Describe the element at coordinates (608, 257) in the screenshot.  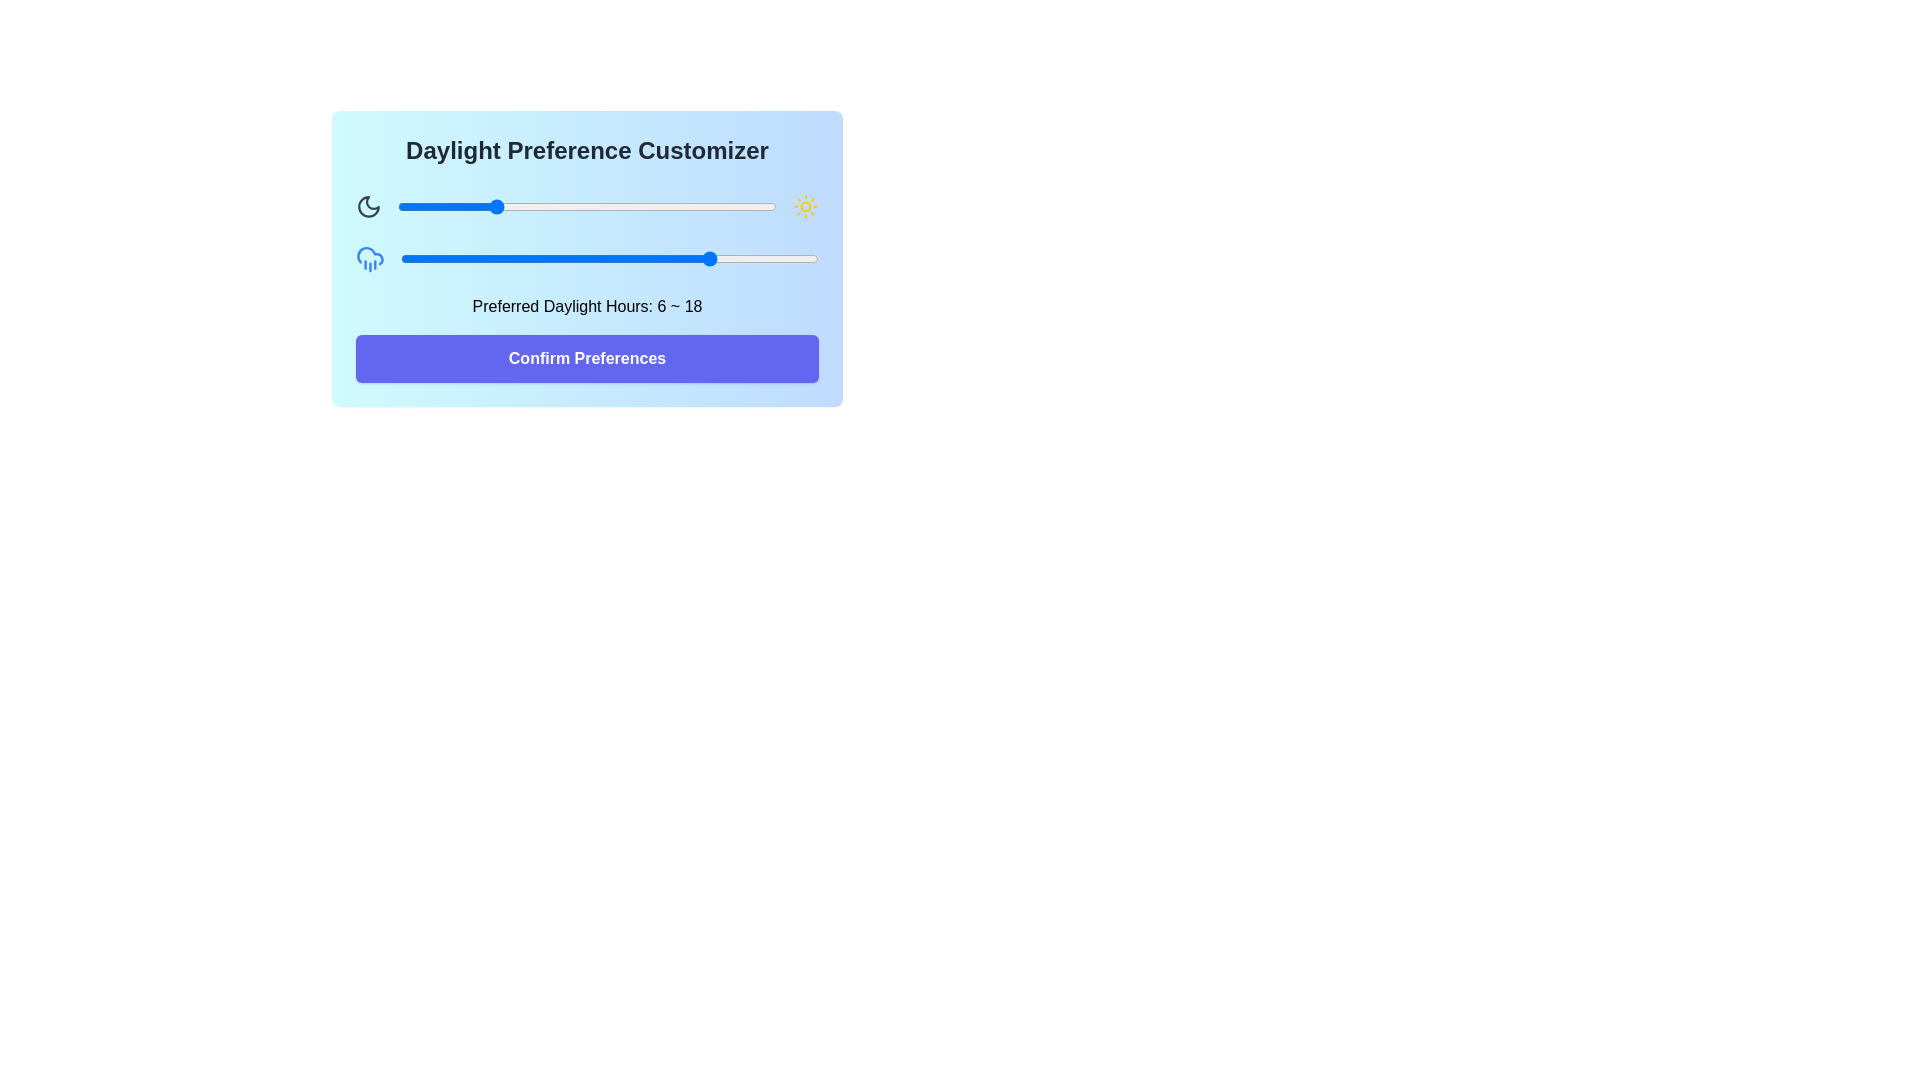
I see `the horizontal range slider, which has a blue filled section and a thumb control for adjustment, positioned below a cloud icon and above the numeric display labeled 'Preferred Daylight Hours: 6 ~ 18'` at that location.